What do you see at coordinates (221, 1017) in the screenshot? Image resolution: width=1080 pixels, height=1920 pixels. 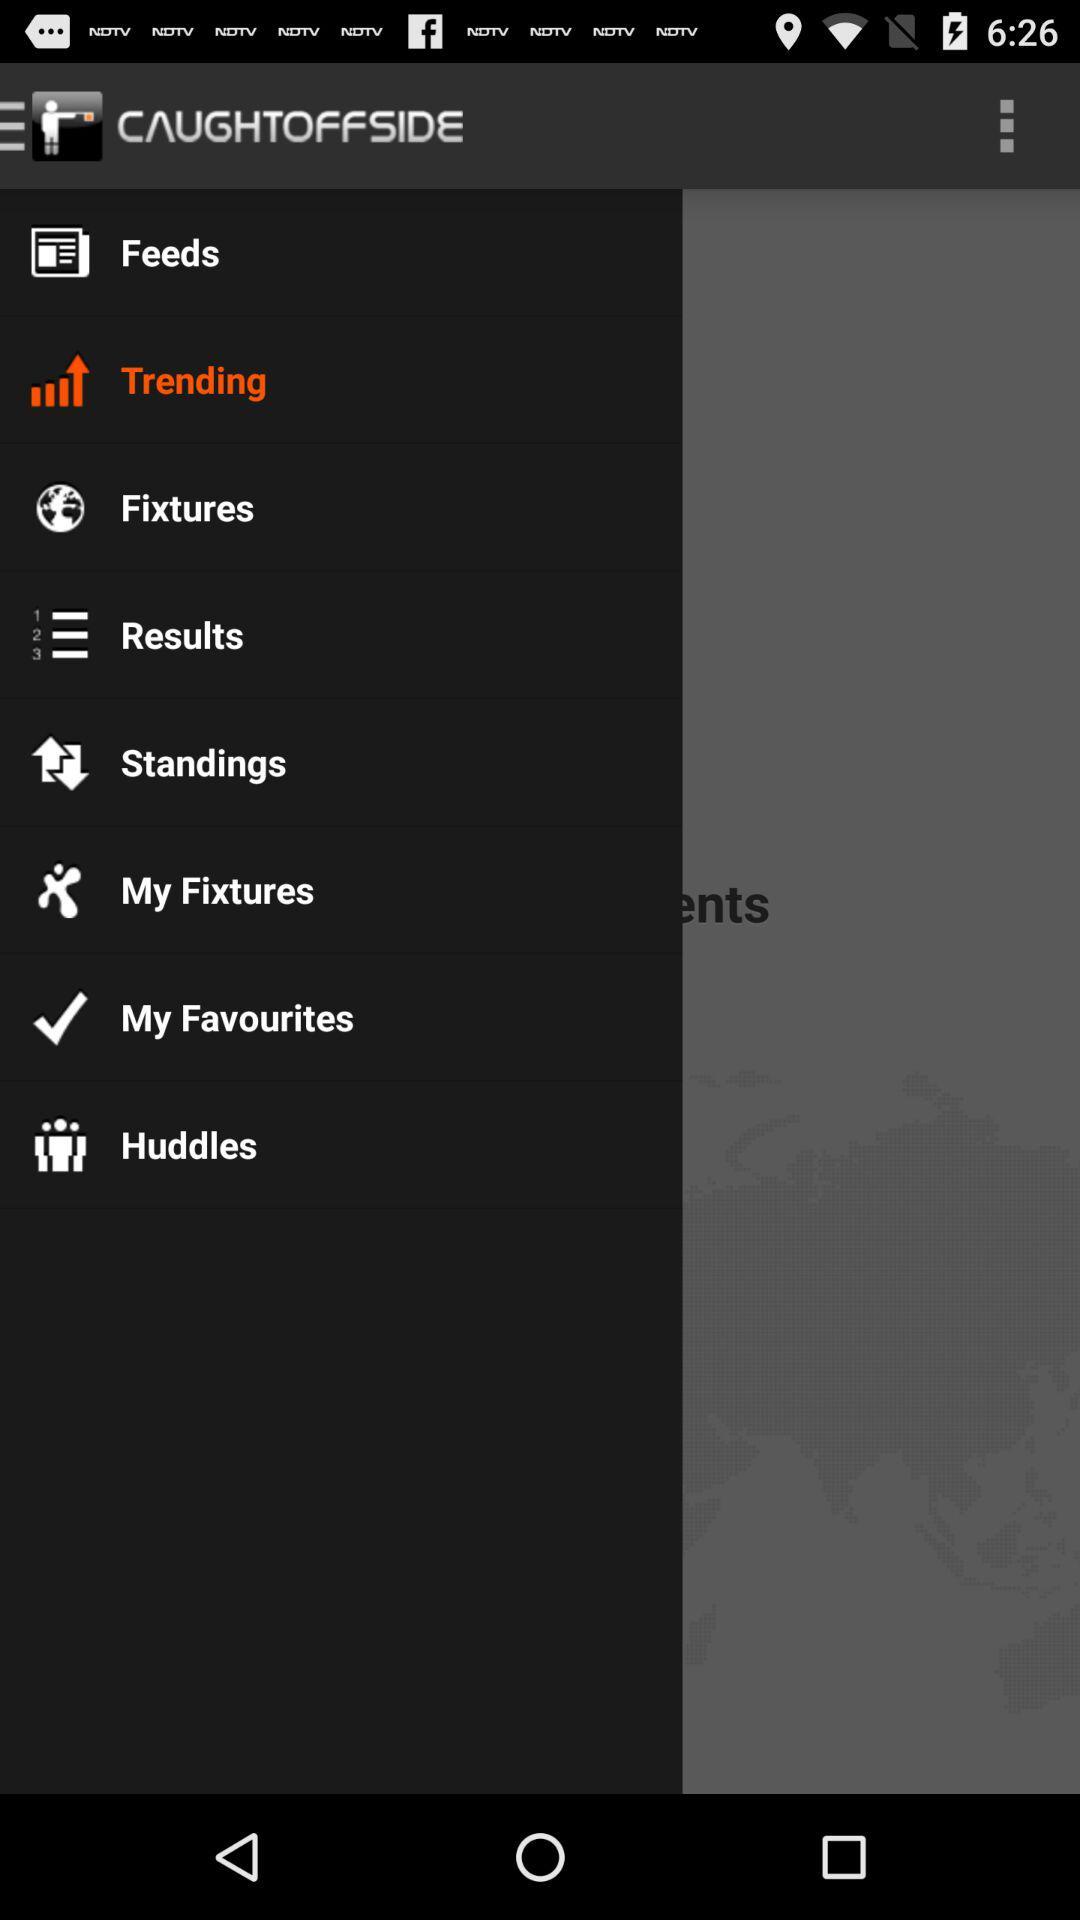 I see `the my favourites item` at bounding box center [221, 1017].